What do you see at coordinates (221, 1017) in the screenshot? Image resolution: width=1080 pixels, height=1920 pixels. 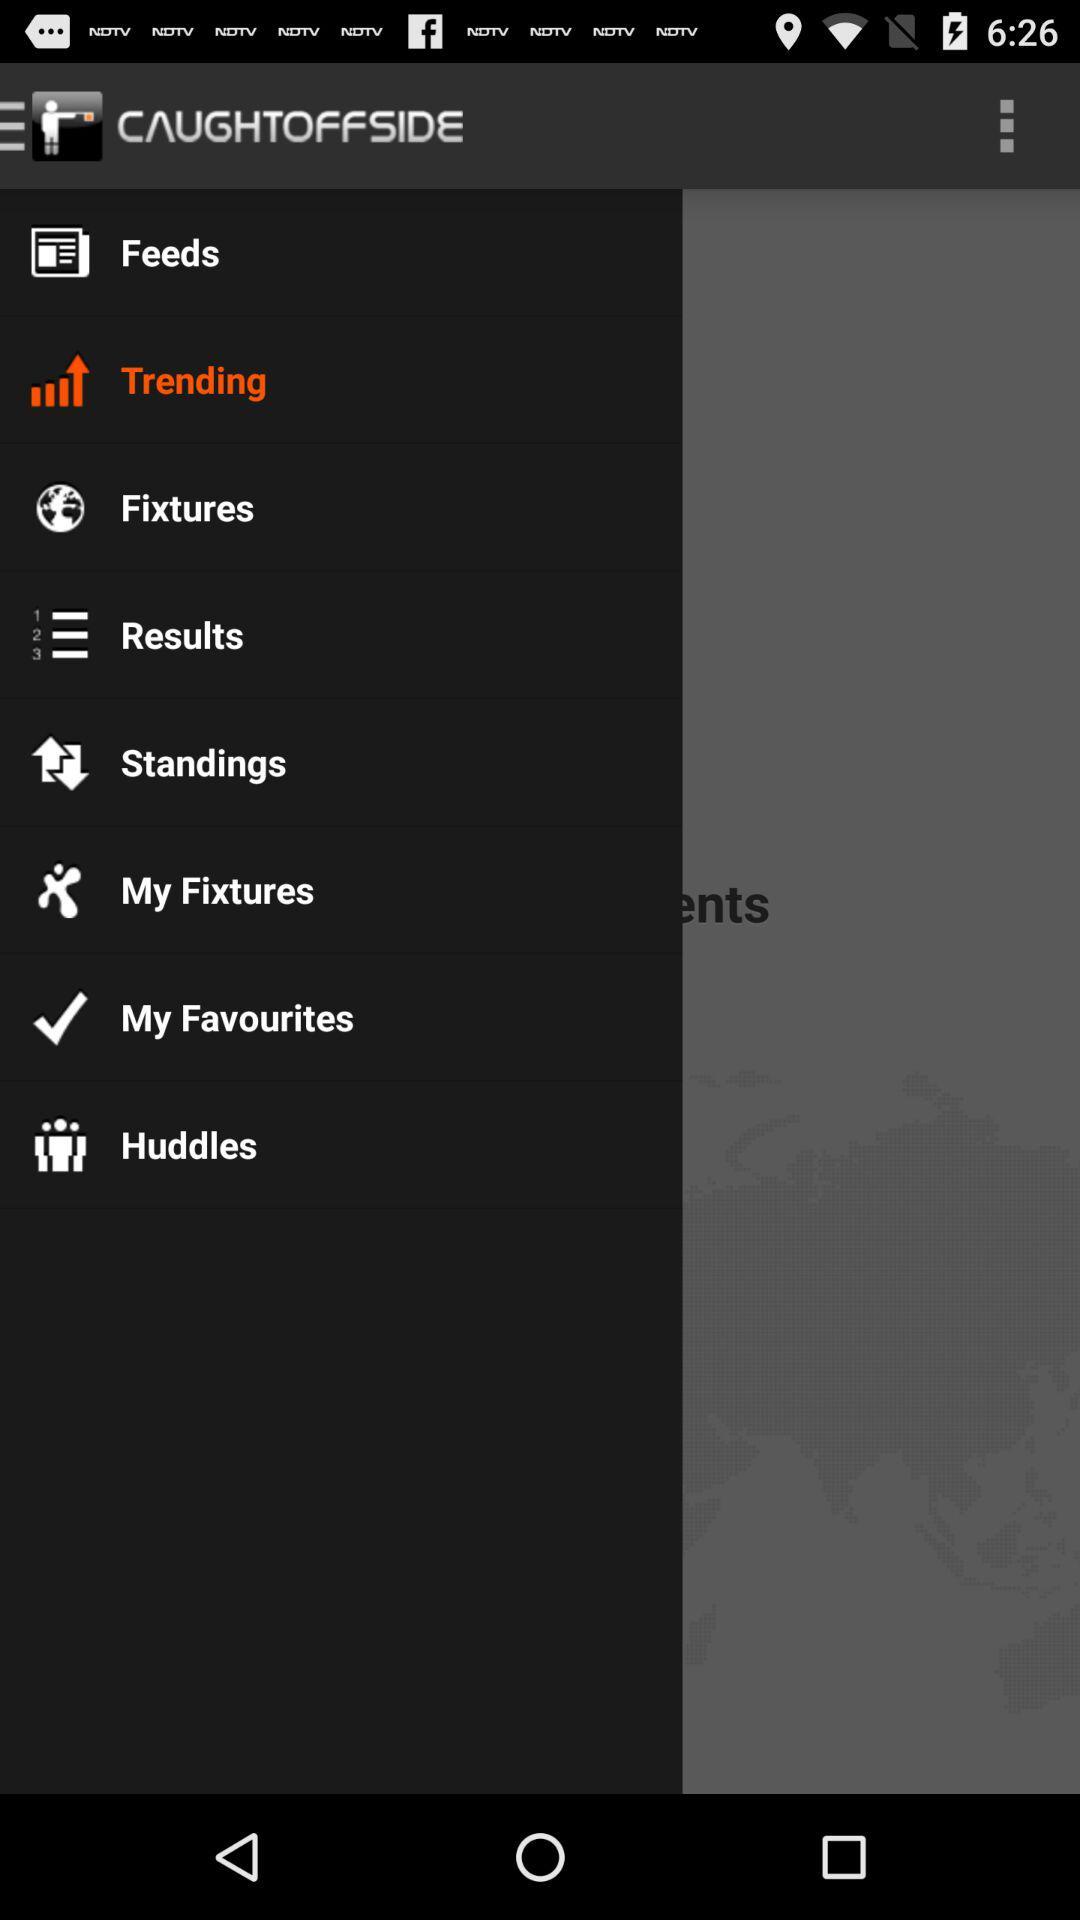 I see `the my favourites item` at bounding box center [221, 1017].